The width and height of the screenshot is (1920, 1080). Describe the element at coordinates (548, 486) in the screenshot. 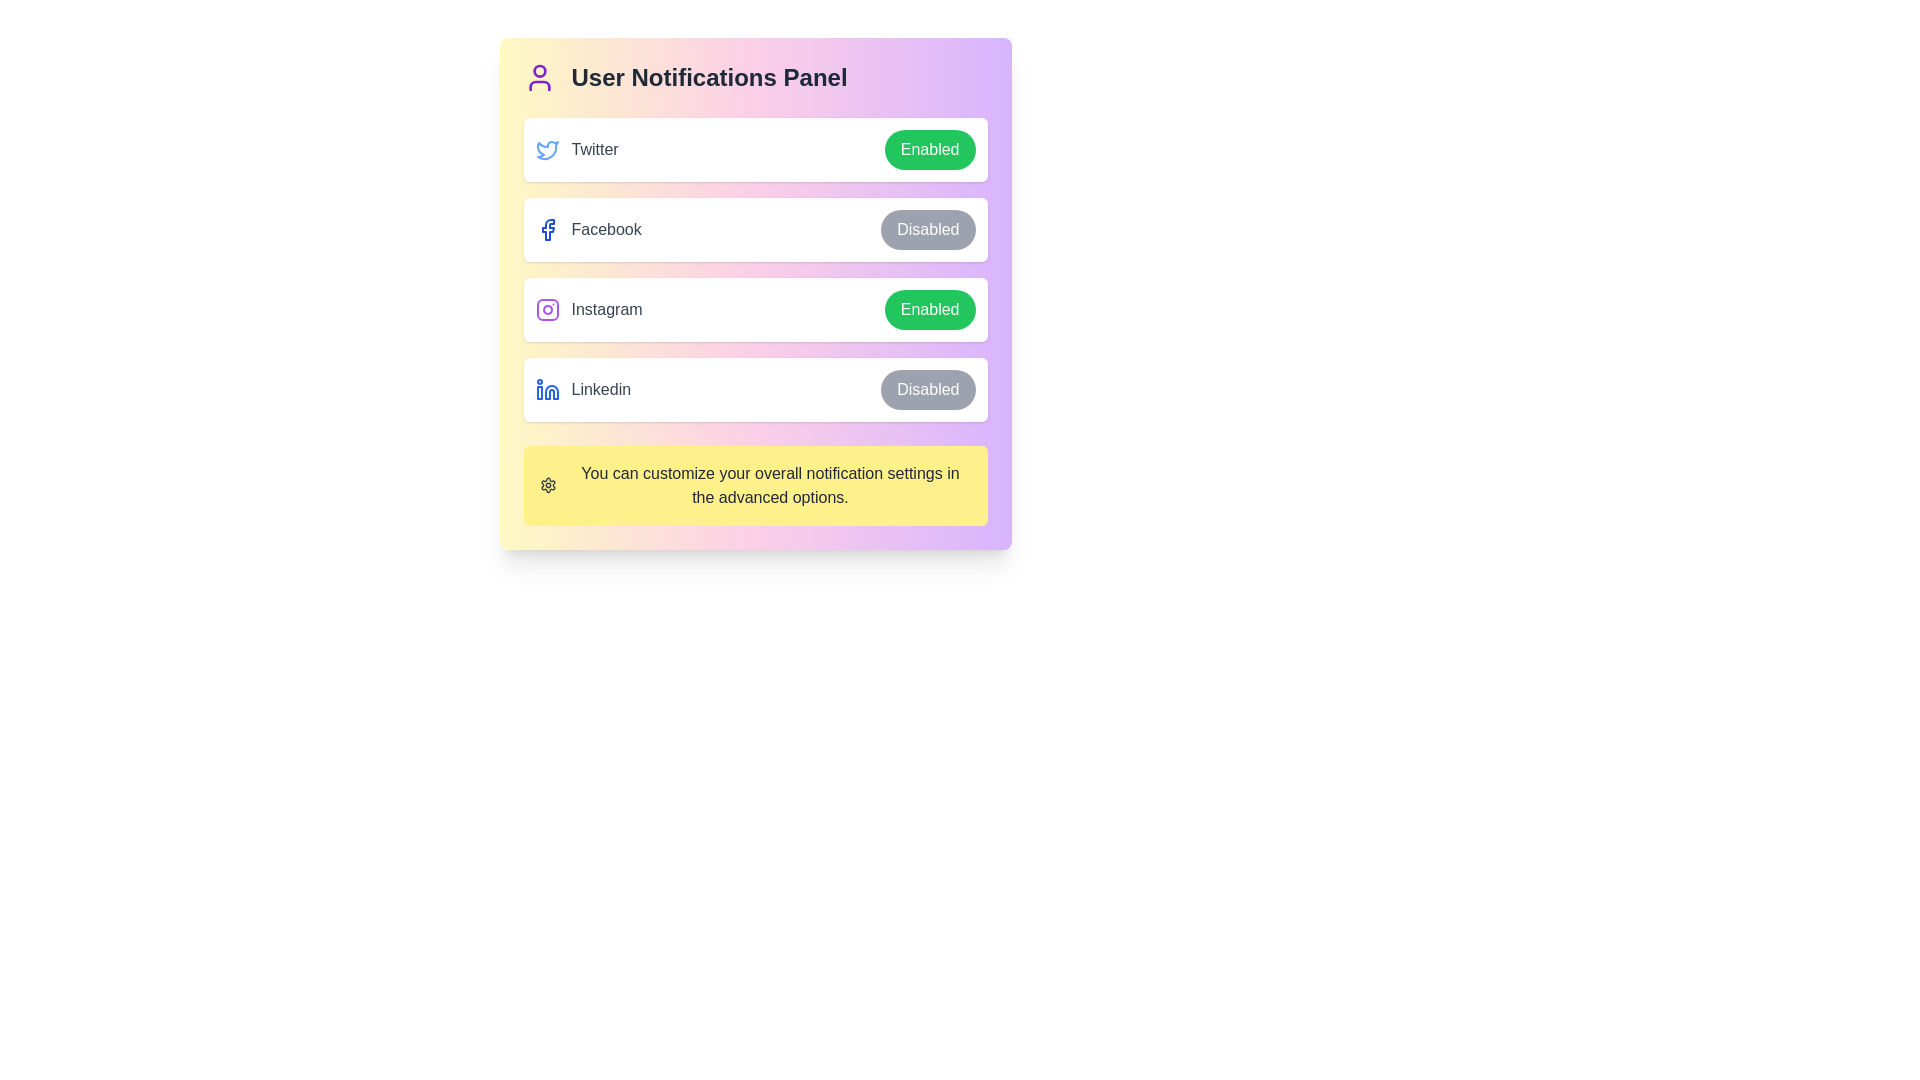

I see `the decorative gear-shaped icon located at the bottom center of the interface` at that location.